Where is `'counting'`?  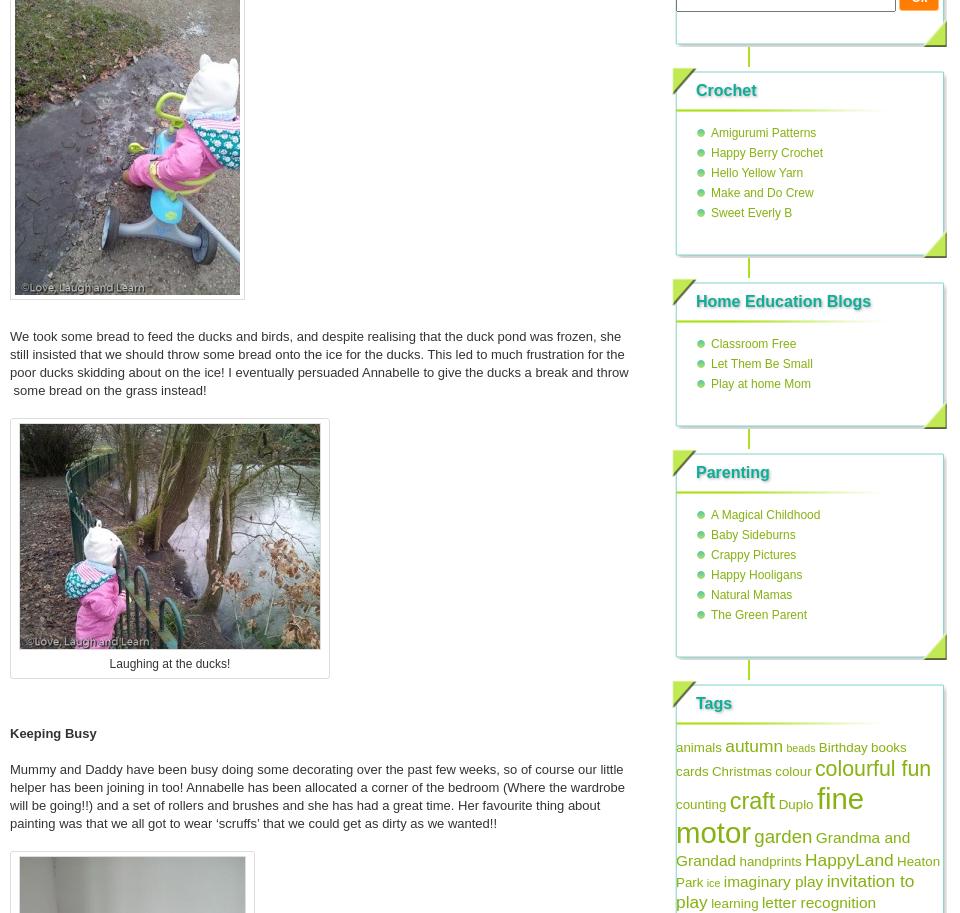 'counting' is located at coordinates (700, 803).